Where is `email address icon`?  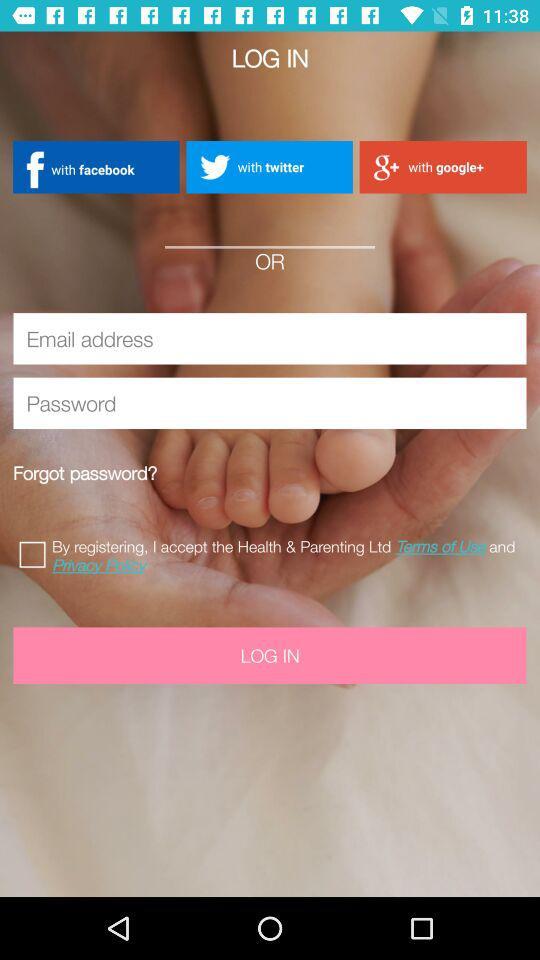
email address icon is located at coordinates (270, 338).